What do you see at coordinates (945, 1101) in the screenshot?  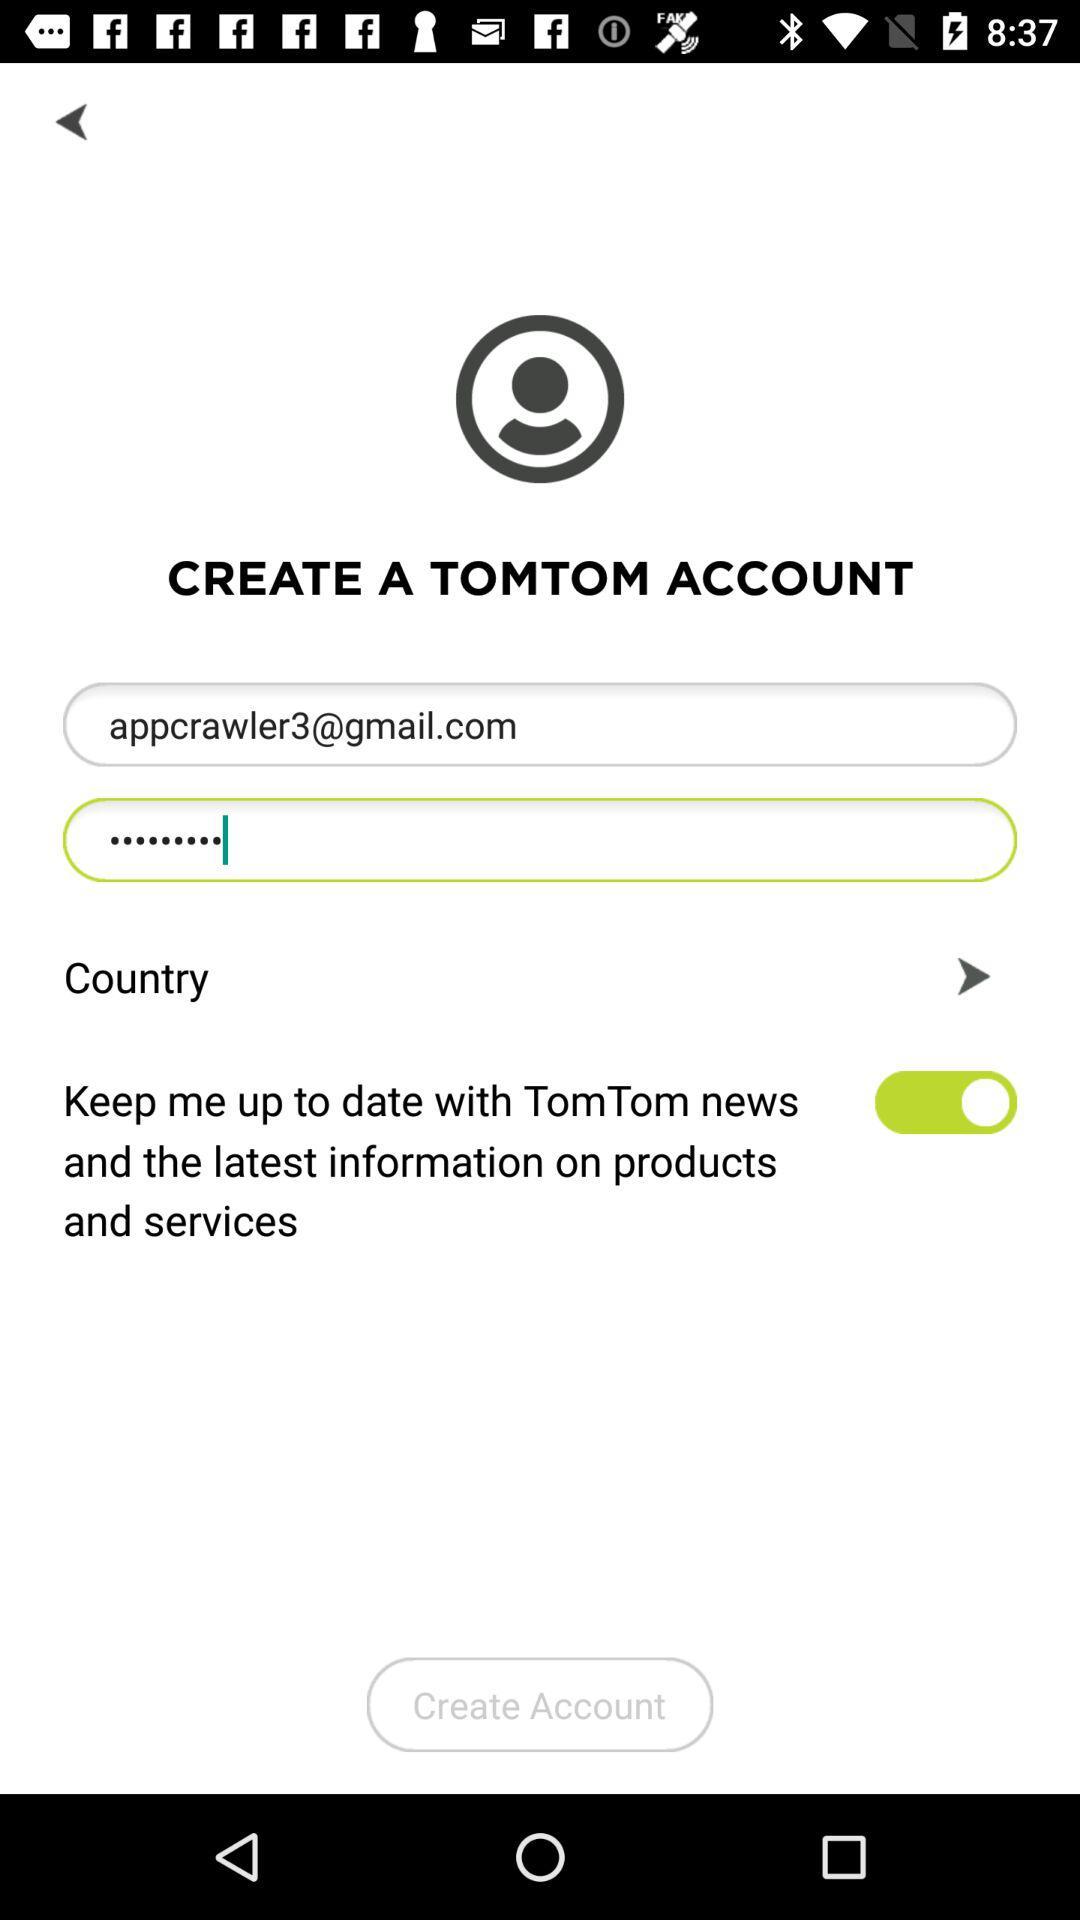 I see `click slider to get news` at bounding box center [945, 1101].